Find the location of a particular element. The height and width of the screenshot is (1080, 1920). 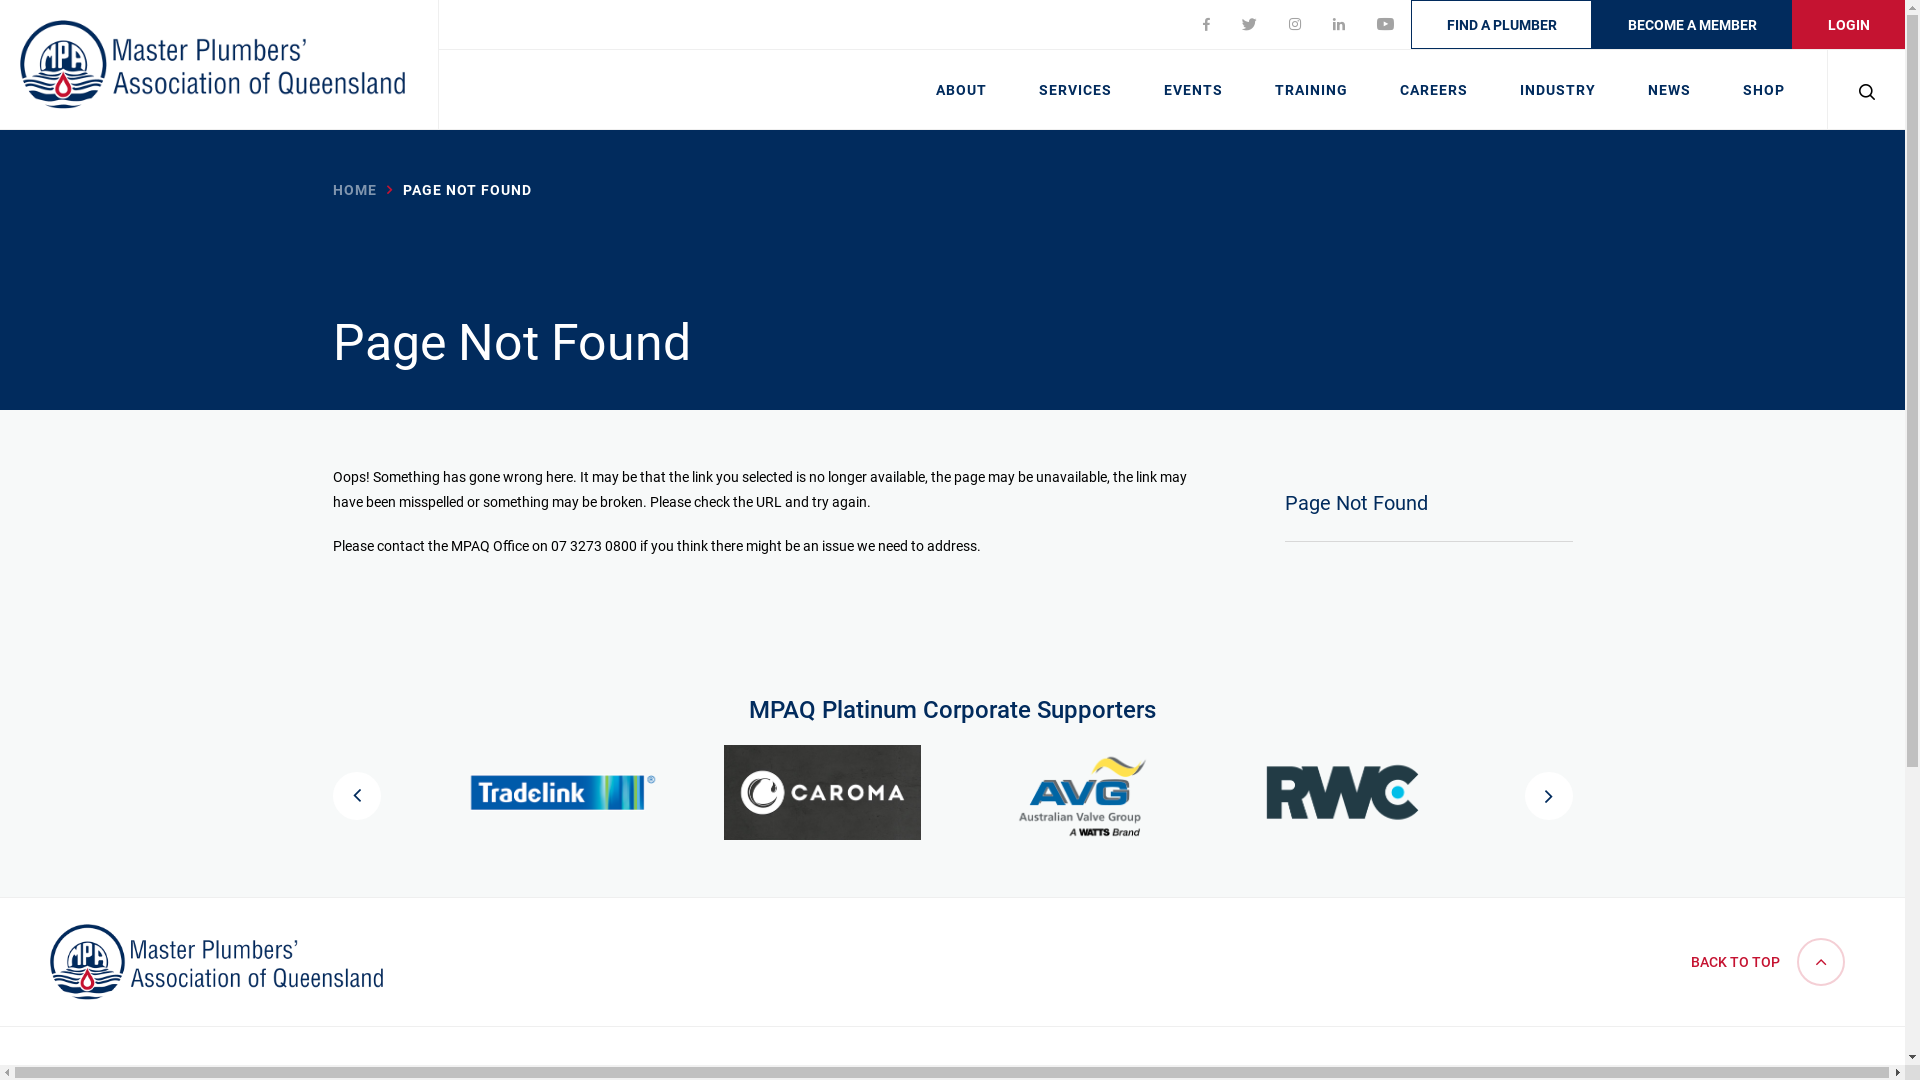

'CAROMA - Platinum Corporate Supporter' is located at coordinates (723, 791).